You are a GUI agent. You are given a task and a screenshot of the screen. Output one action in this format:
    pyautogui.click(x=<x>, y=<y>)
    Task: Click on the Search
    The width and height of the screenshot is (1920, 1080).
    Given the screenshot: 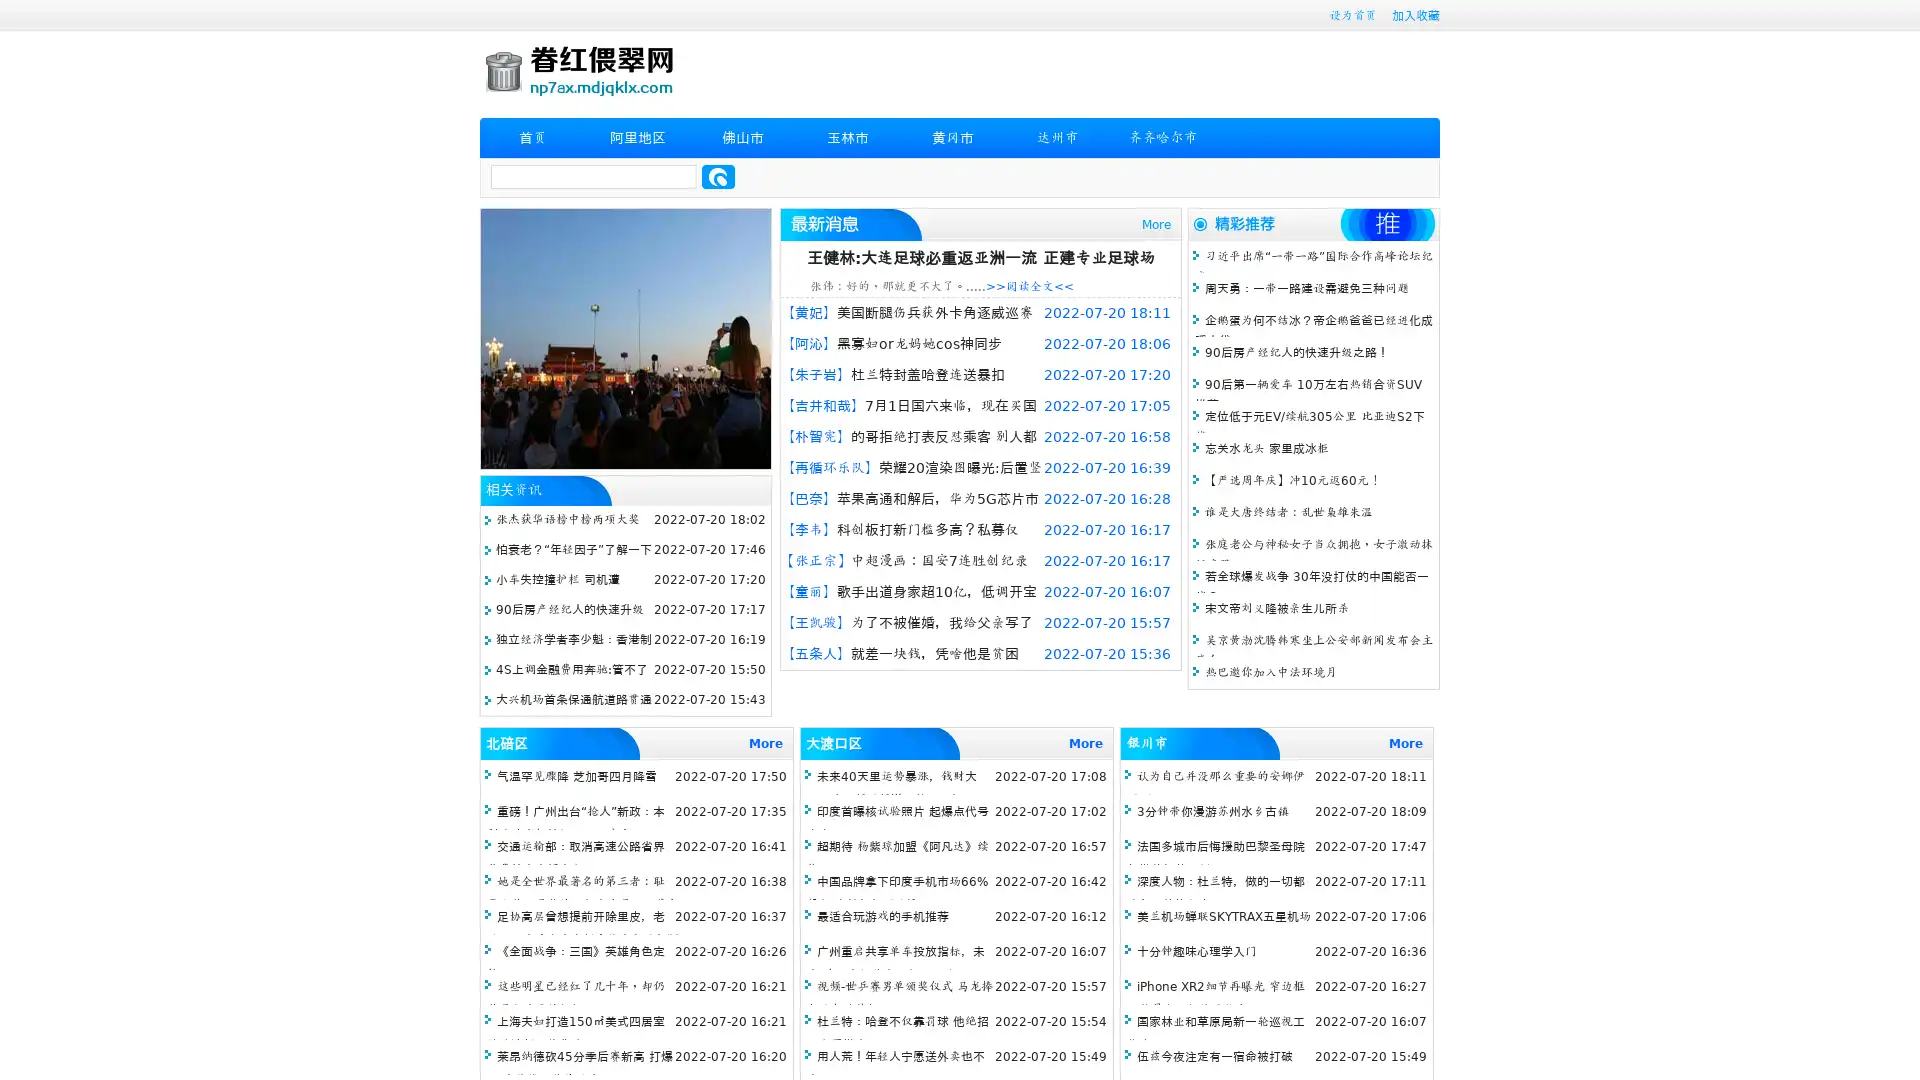 What is the action you would take?
    pyautogui.click(x=718, y=176)
    